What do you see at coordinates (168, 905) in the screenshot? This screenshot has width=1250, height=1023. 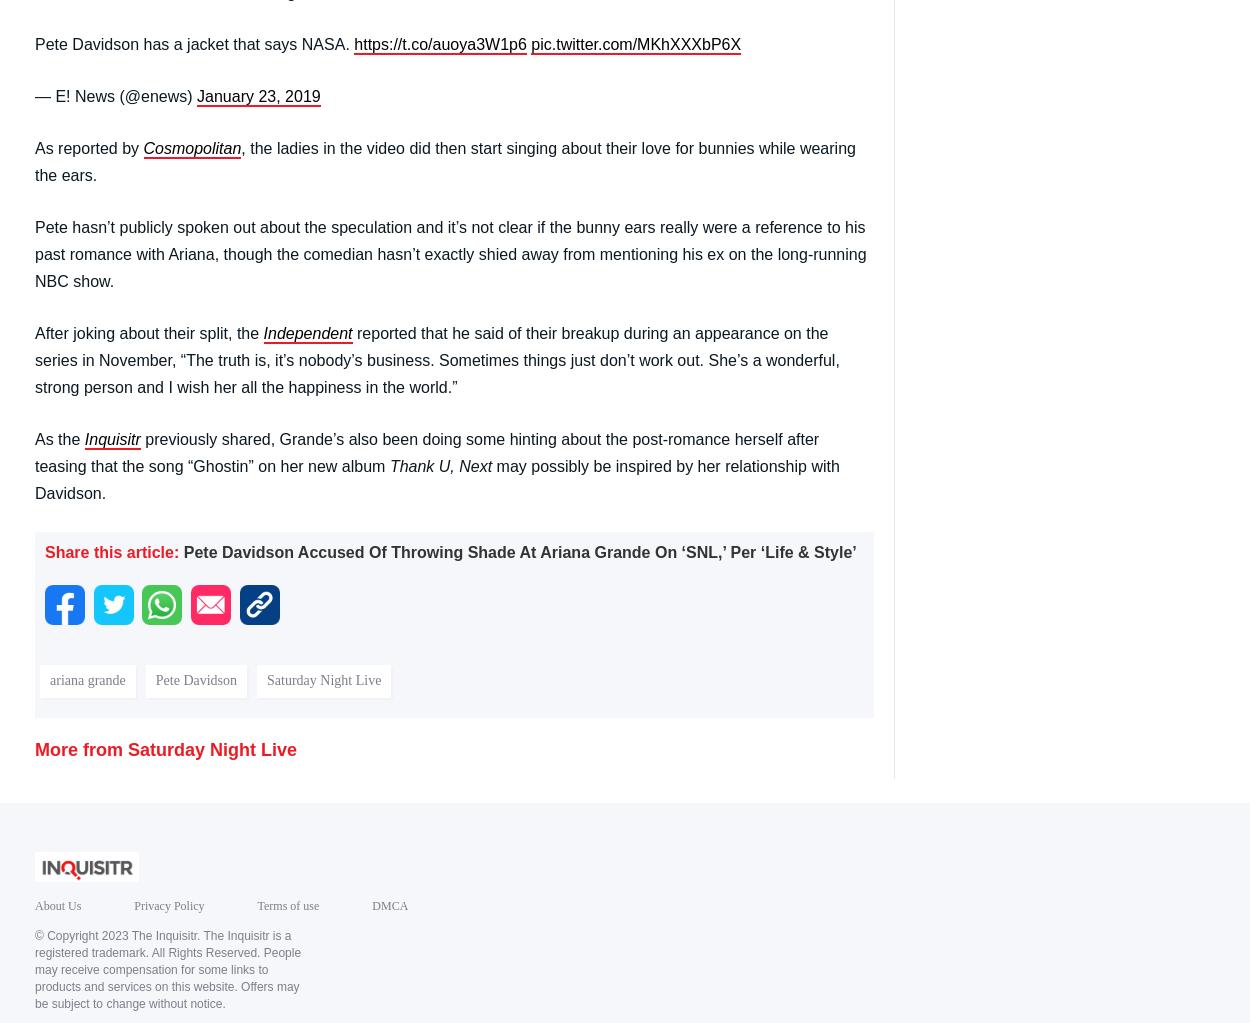 I see `'Privacy Policy'` at bounding box center [168, 905].